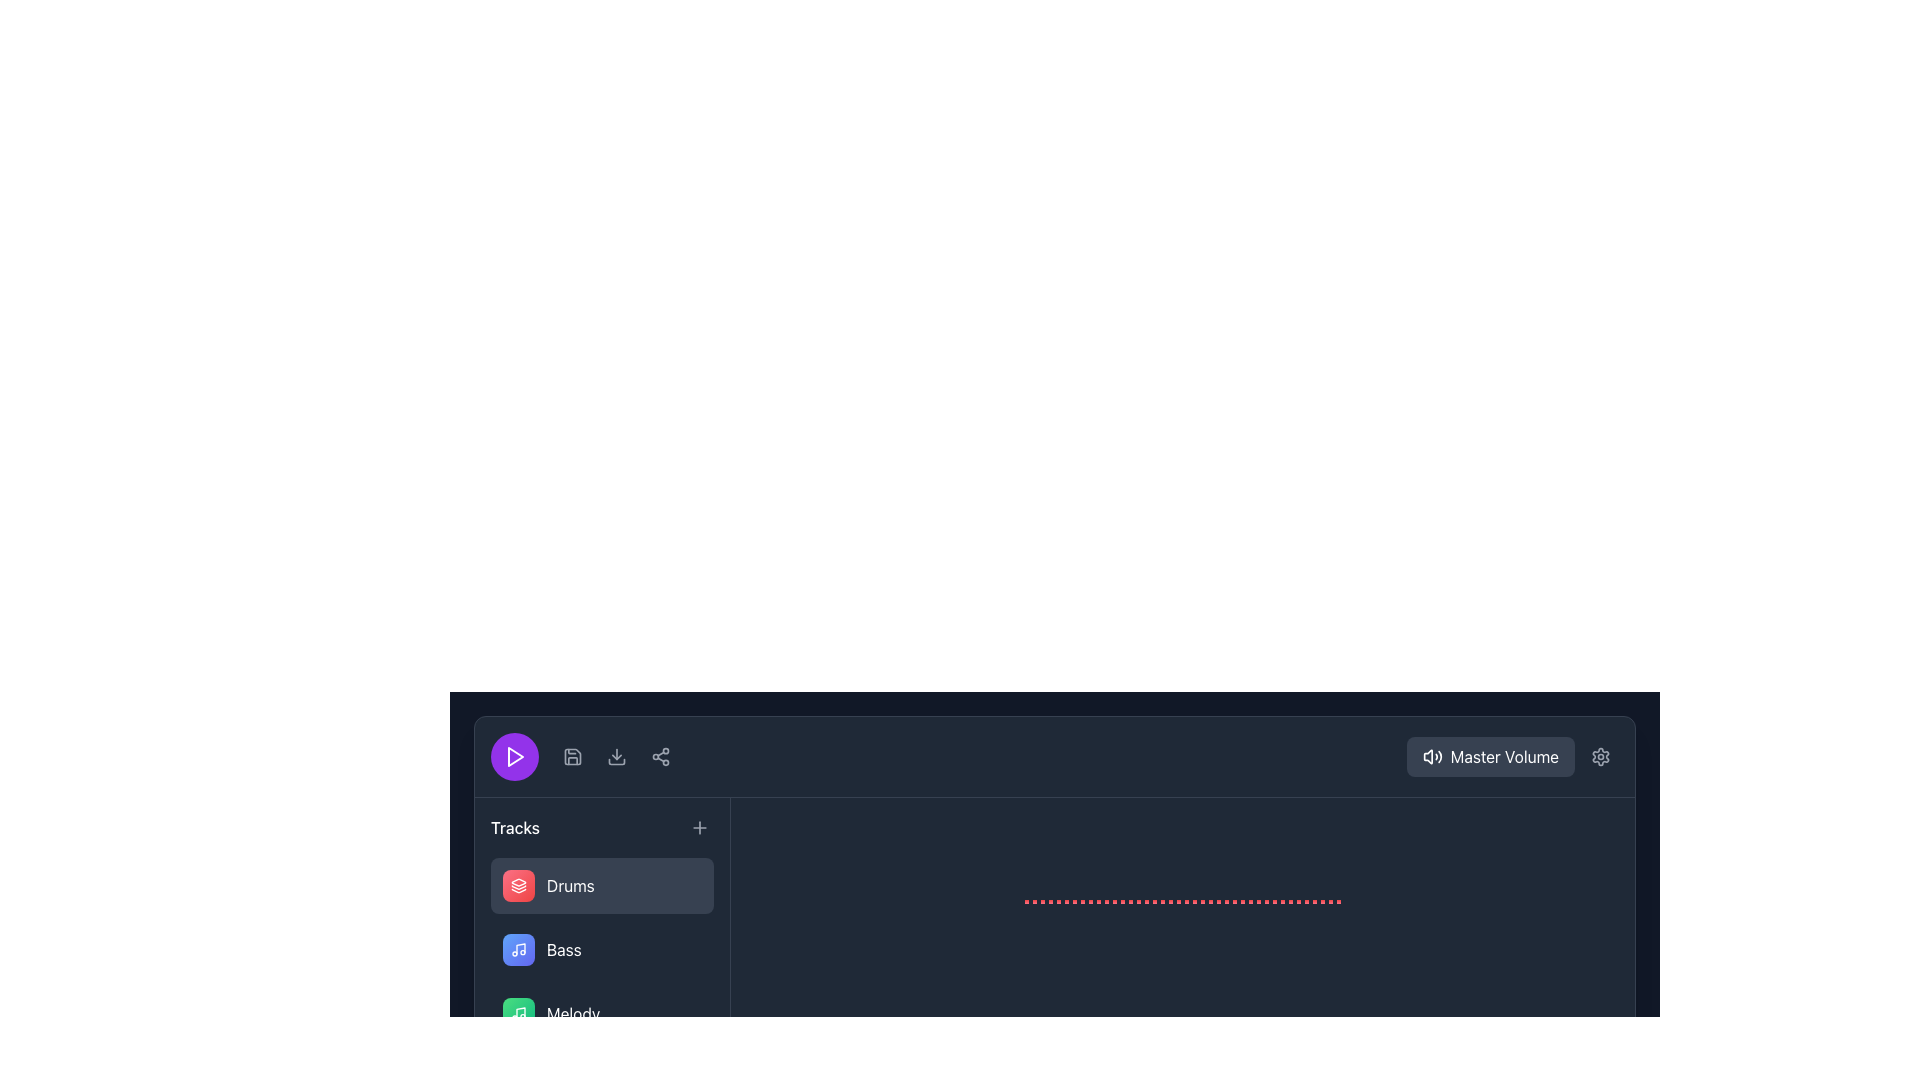  I want to click on the Icon Button with a gradient background transitioning from rose to red, located in the 'Drums' row of the Tracks section, to the immediate left of the text 'Drums', so click(518, 885).